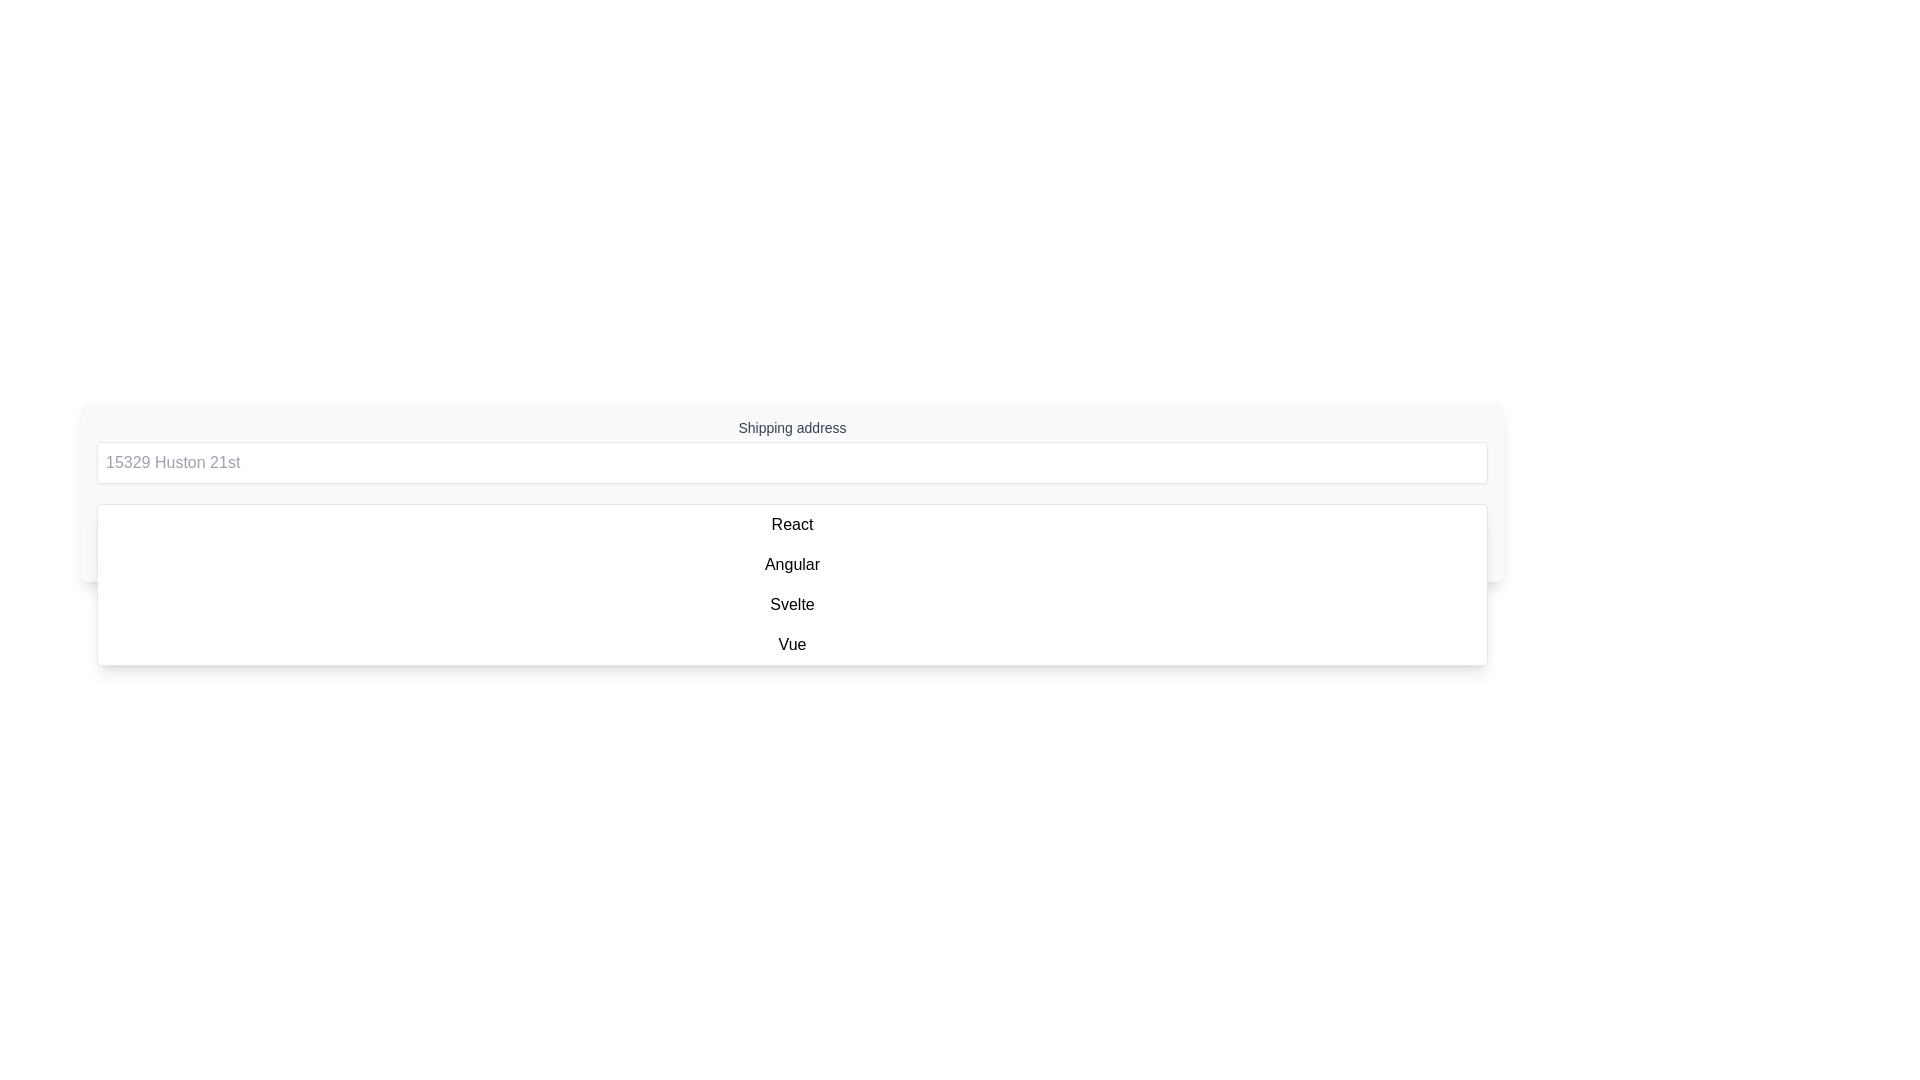  What do you see at coordinates (791, 531) in the screenshot?
I see `the dropdown menu element styled with a darker border and rounded corners, which contains the prompt 'Pick one'` at bounding box center [791, 531].